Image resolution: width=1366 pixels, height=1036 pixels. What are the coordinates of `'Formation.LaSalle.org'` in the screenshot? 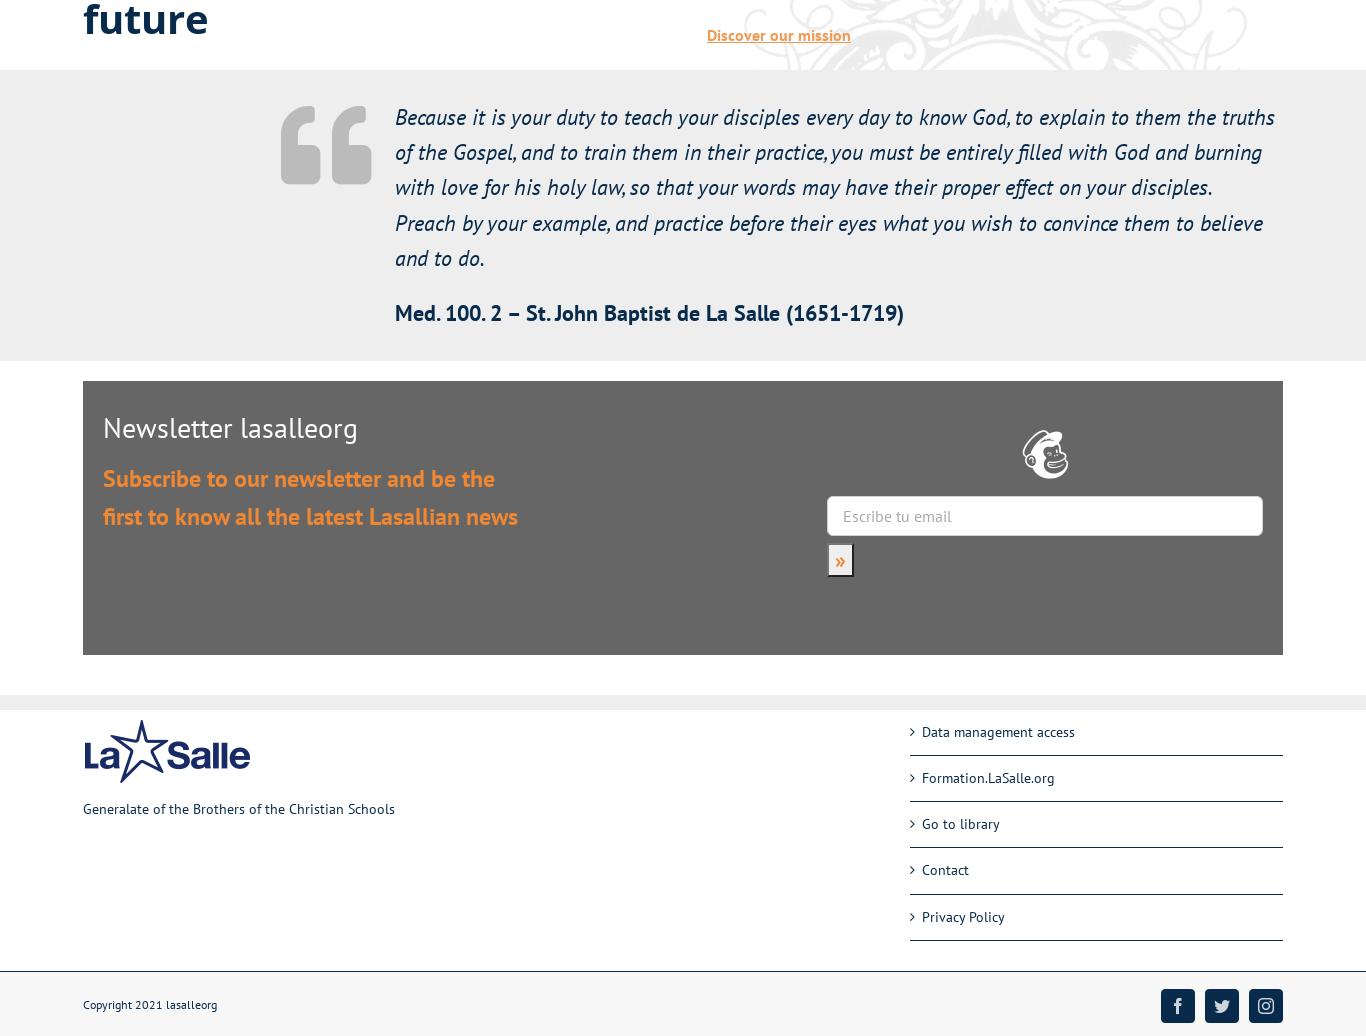 It's located at (920, 778).